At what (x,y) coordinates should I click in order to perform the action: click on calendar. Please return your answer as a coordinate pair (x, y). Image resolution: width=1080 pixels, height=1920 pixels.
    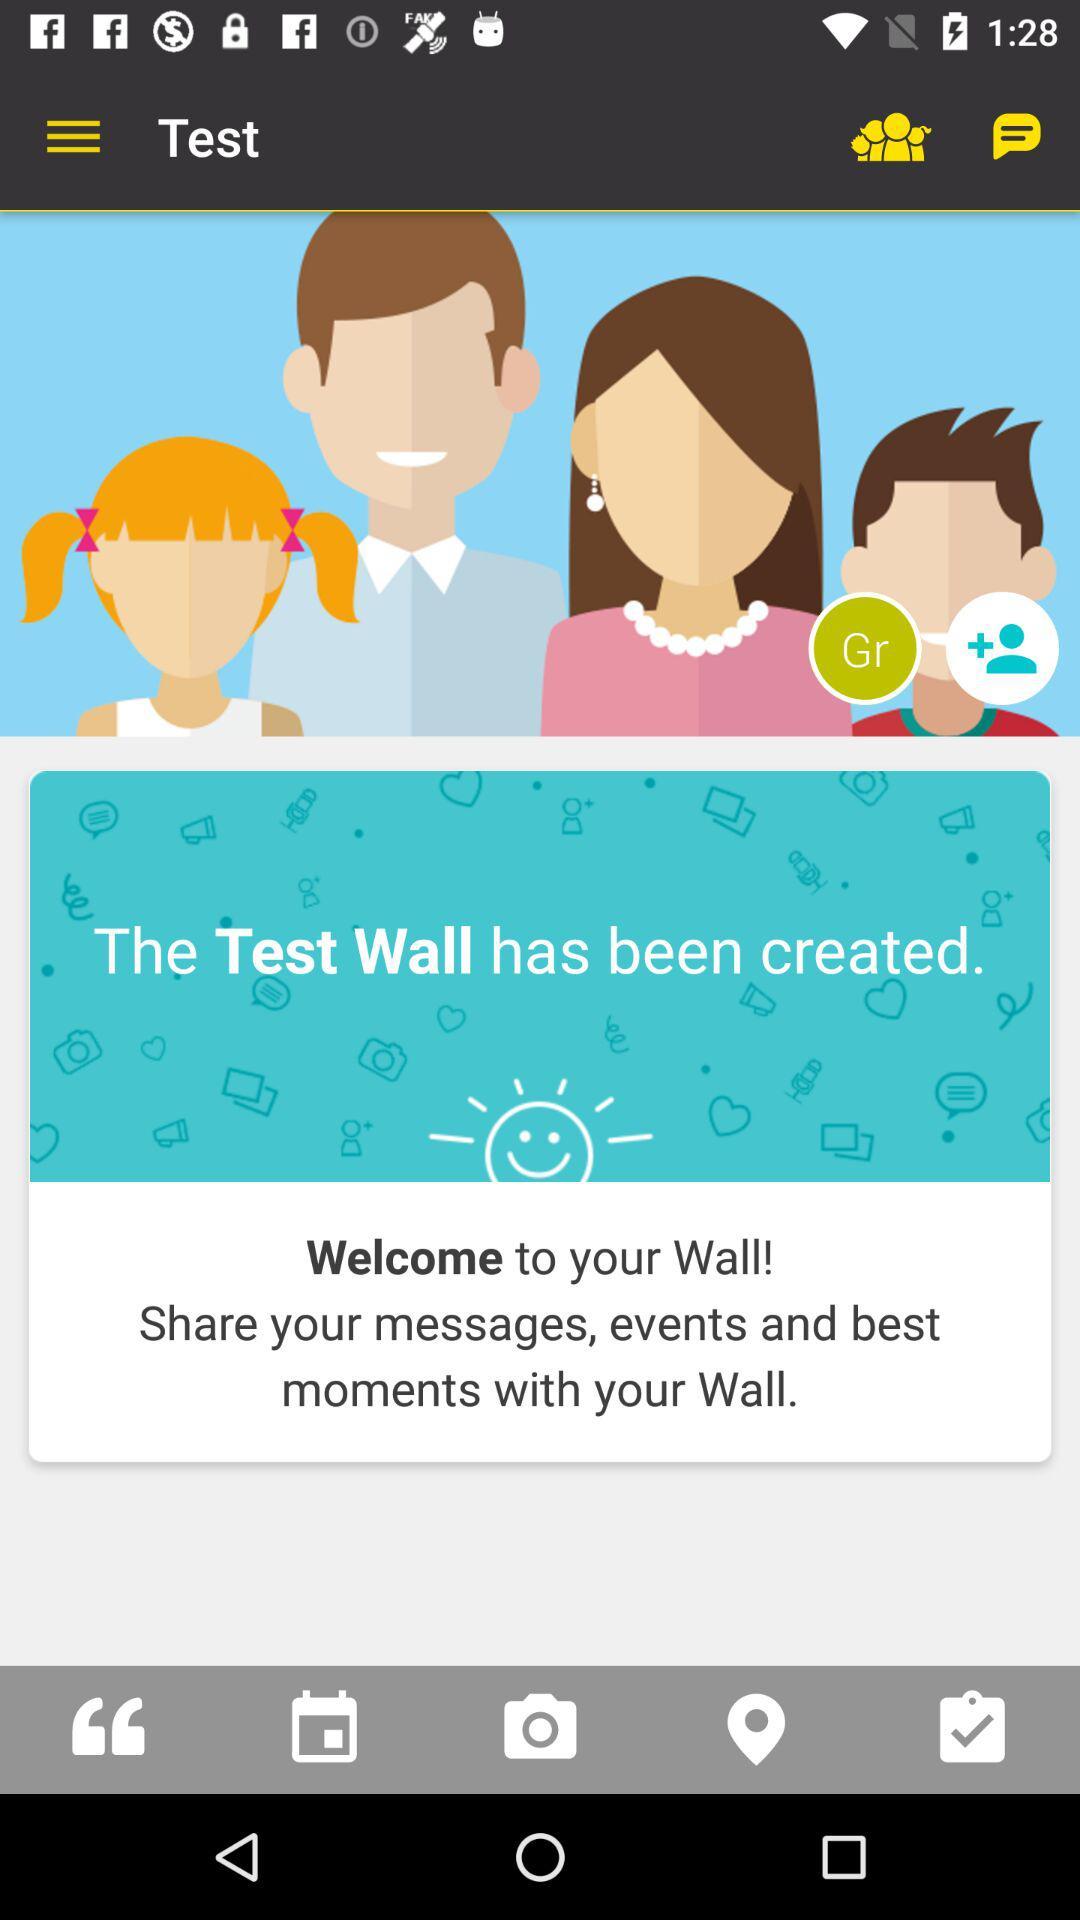
    Looking at the image, I should click on (323, 1728).